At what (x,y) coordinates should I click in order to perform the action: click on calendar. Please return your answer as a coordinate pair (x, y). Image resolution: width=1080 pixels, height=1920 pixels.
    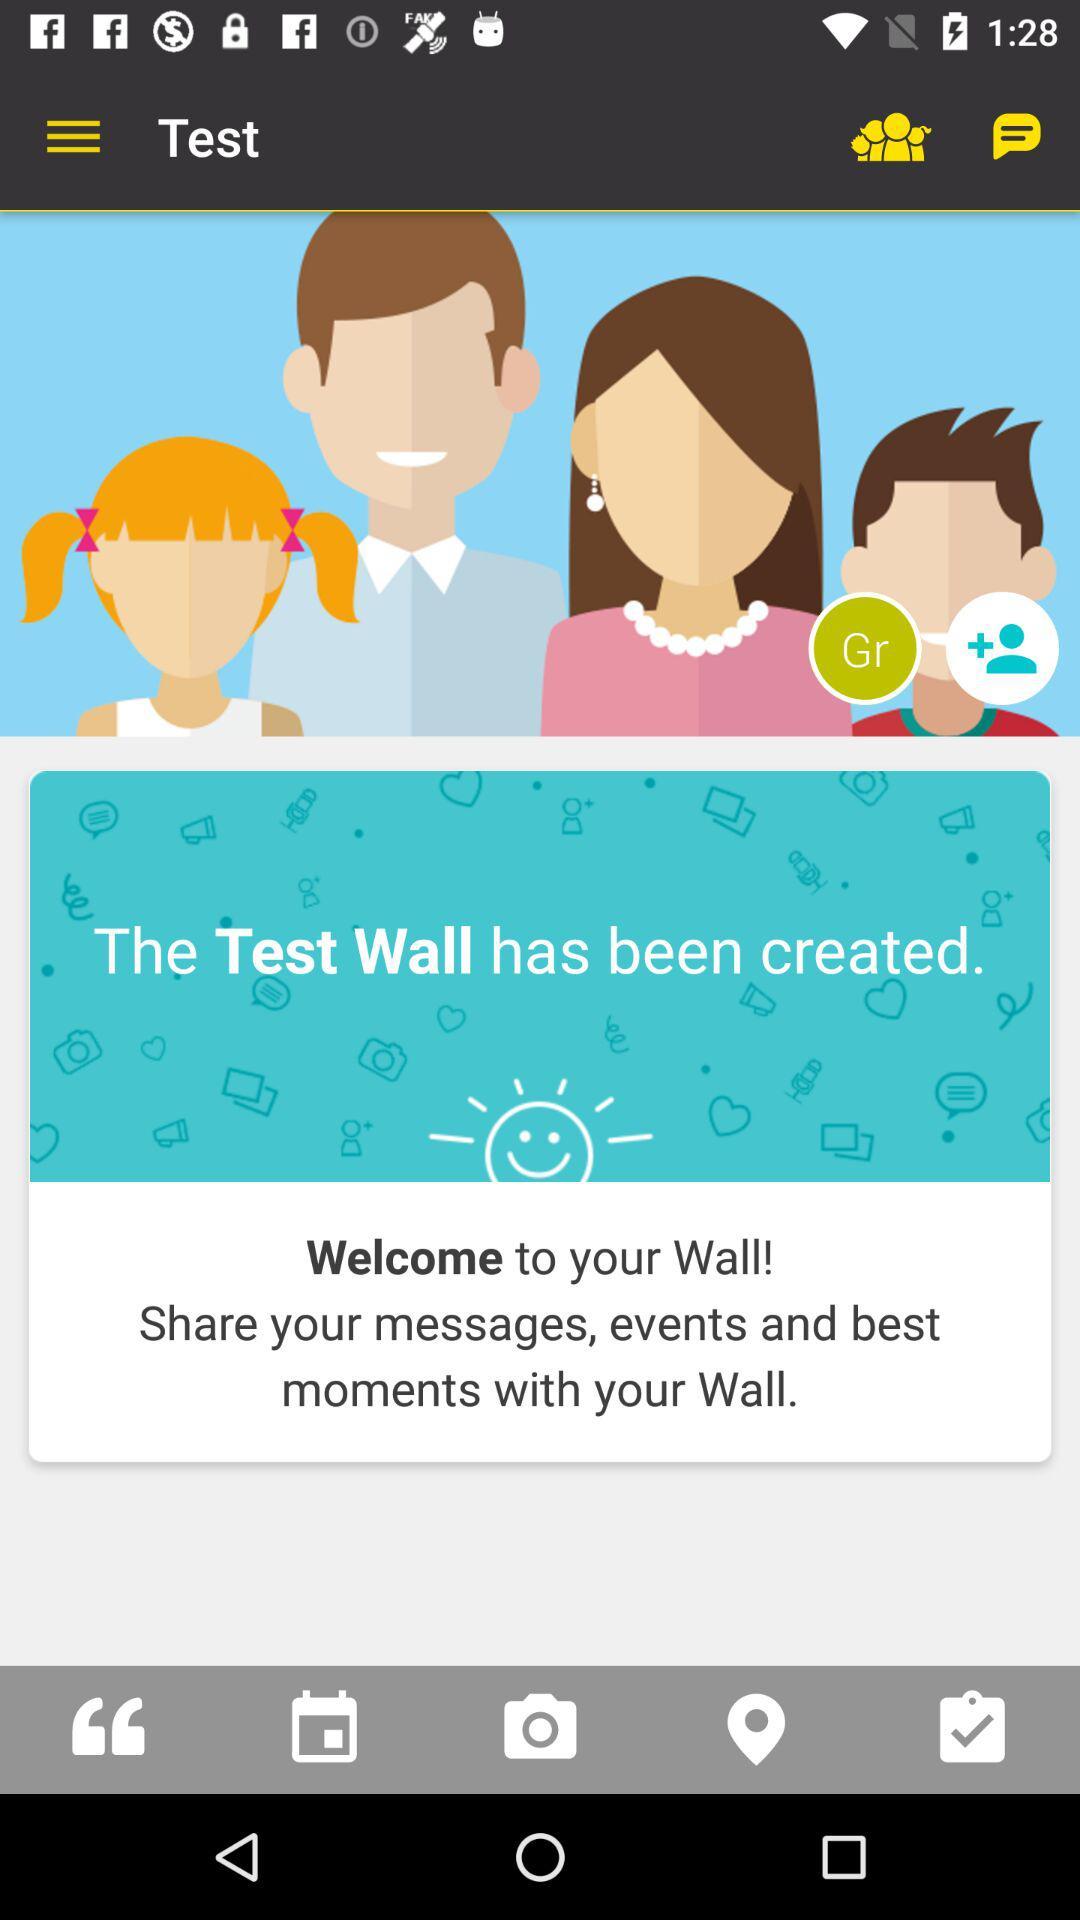
    Looking at the image, I should click on (323, 1728).